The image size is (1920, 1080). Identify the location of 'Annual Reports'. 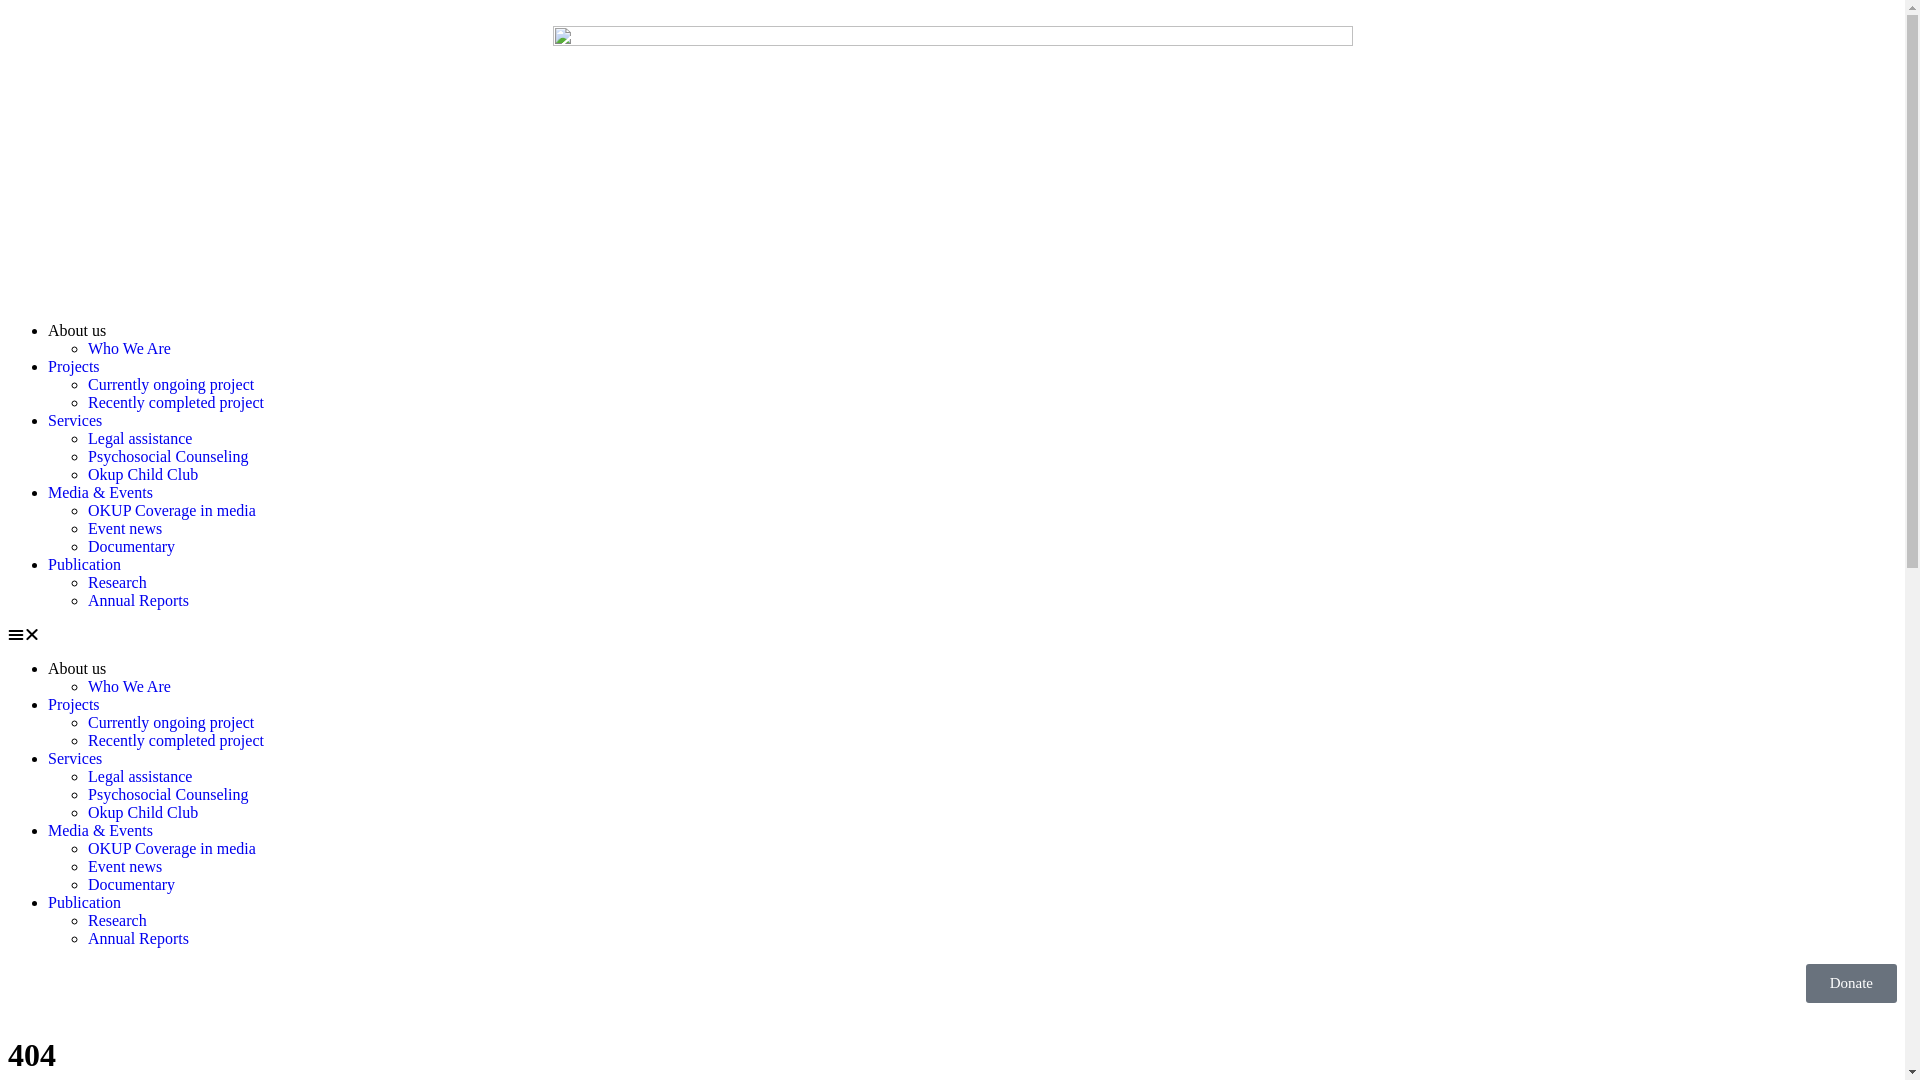
(86, 599).